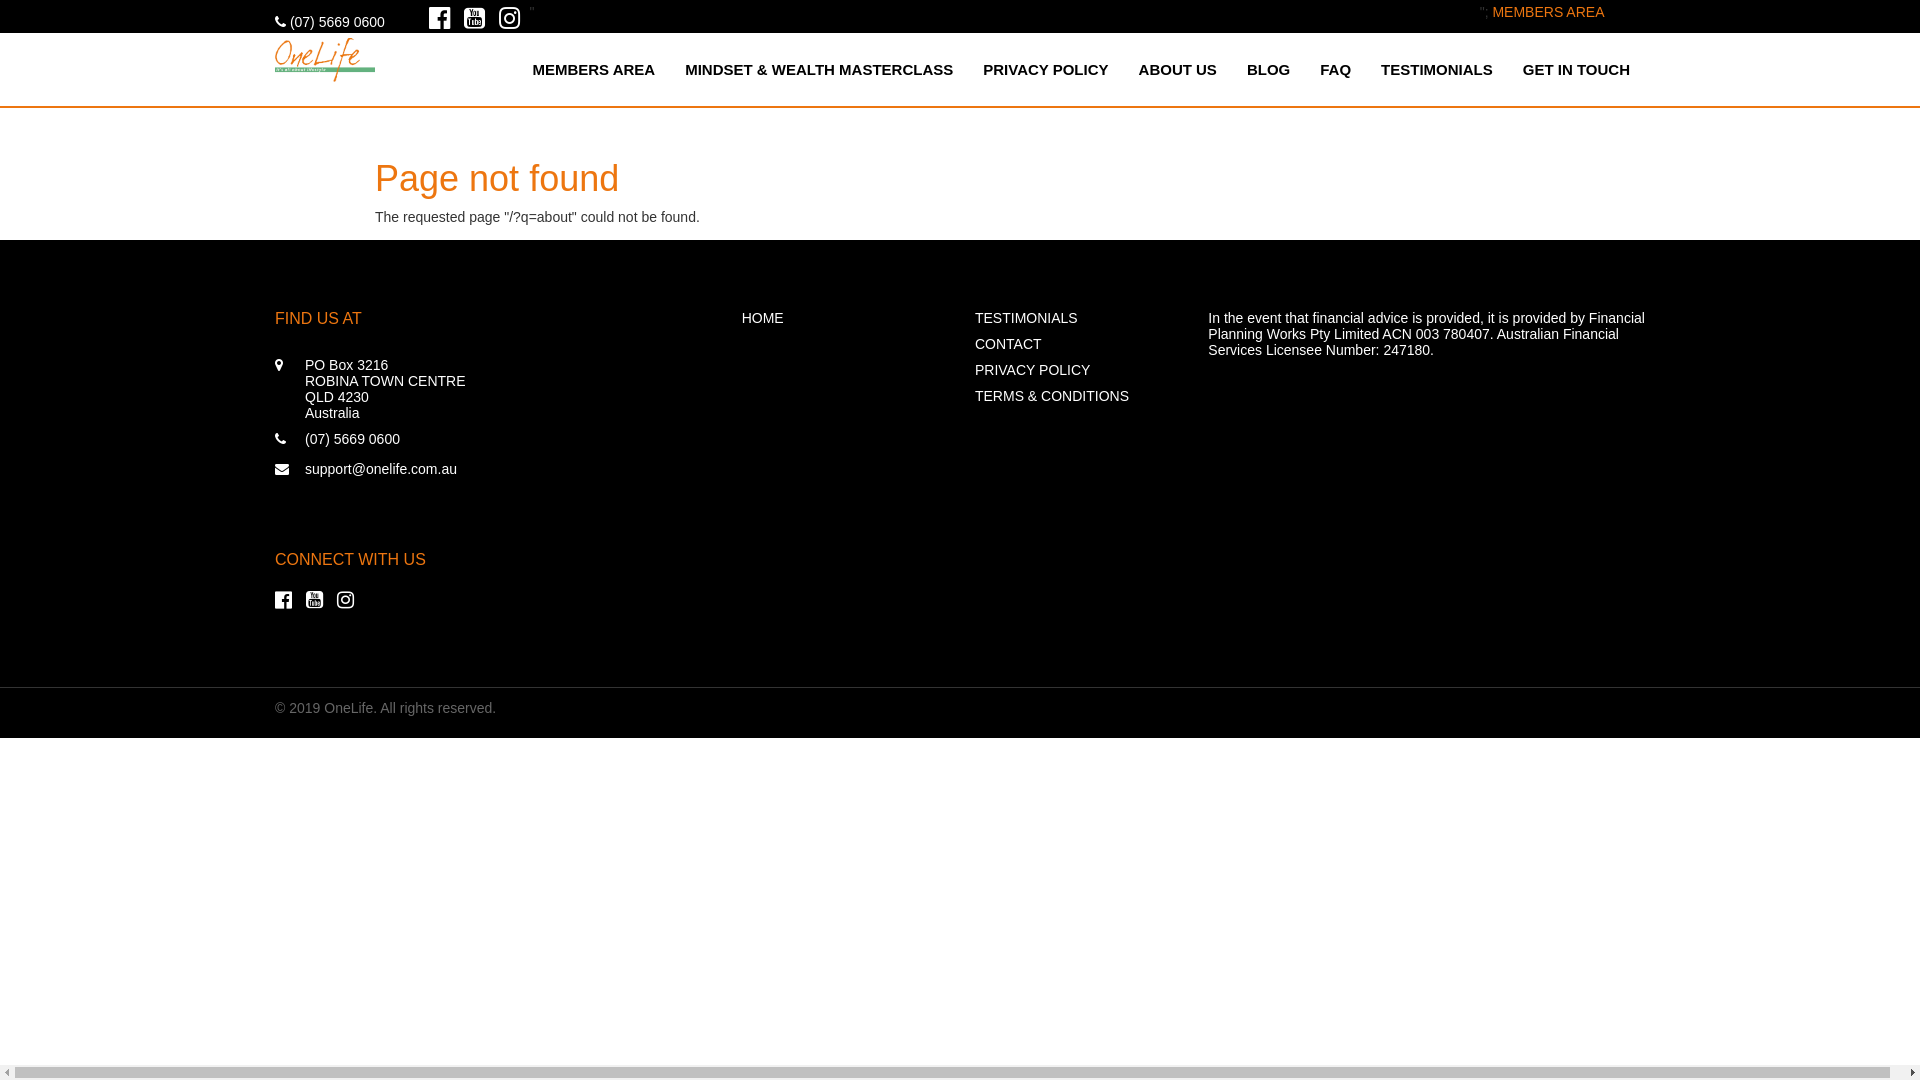  Describe the element at coordinates (1267, 68) in the screenshot. I see `'BLOG'` at that location.